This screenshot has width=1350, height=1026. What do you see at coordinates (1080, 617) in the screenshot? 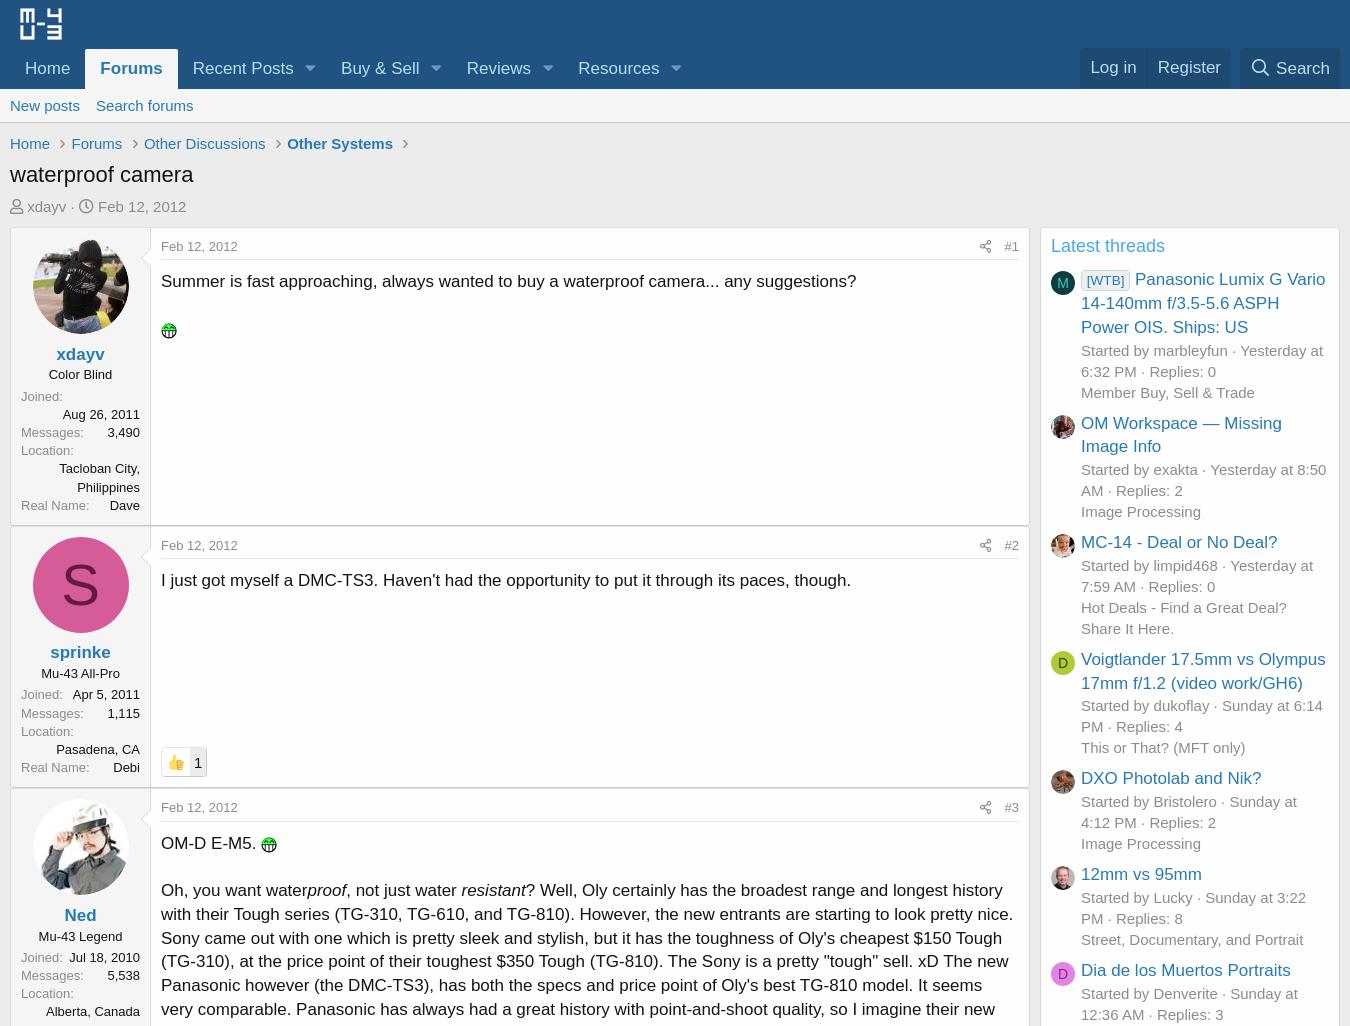
I see `'Hot Deals - Find a Great Deal? Share It Here.'` at bounding box center [1080, 617].